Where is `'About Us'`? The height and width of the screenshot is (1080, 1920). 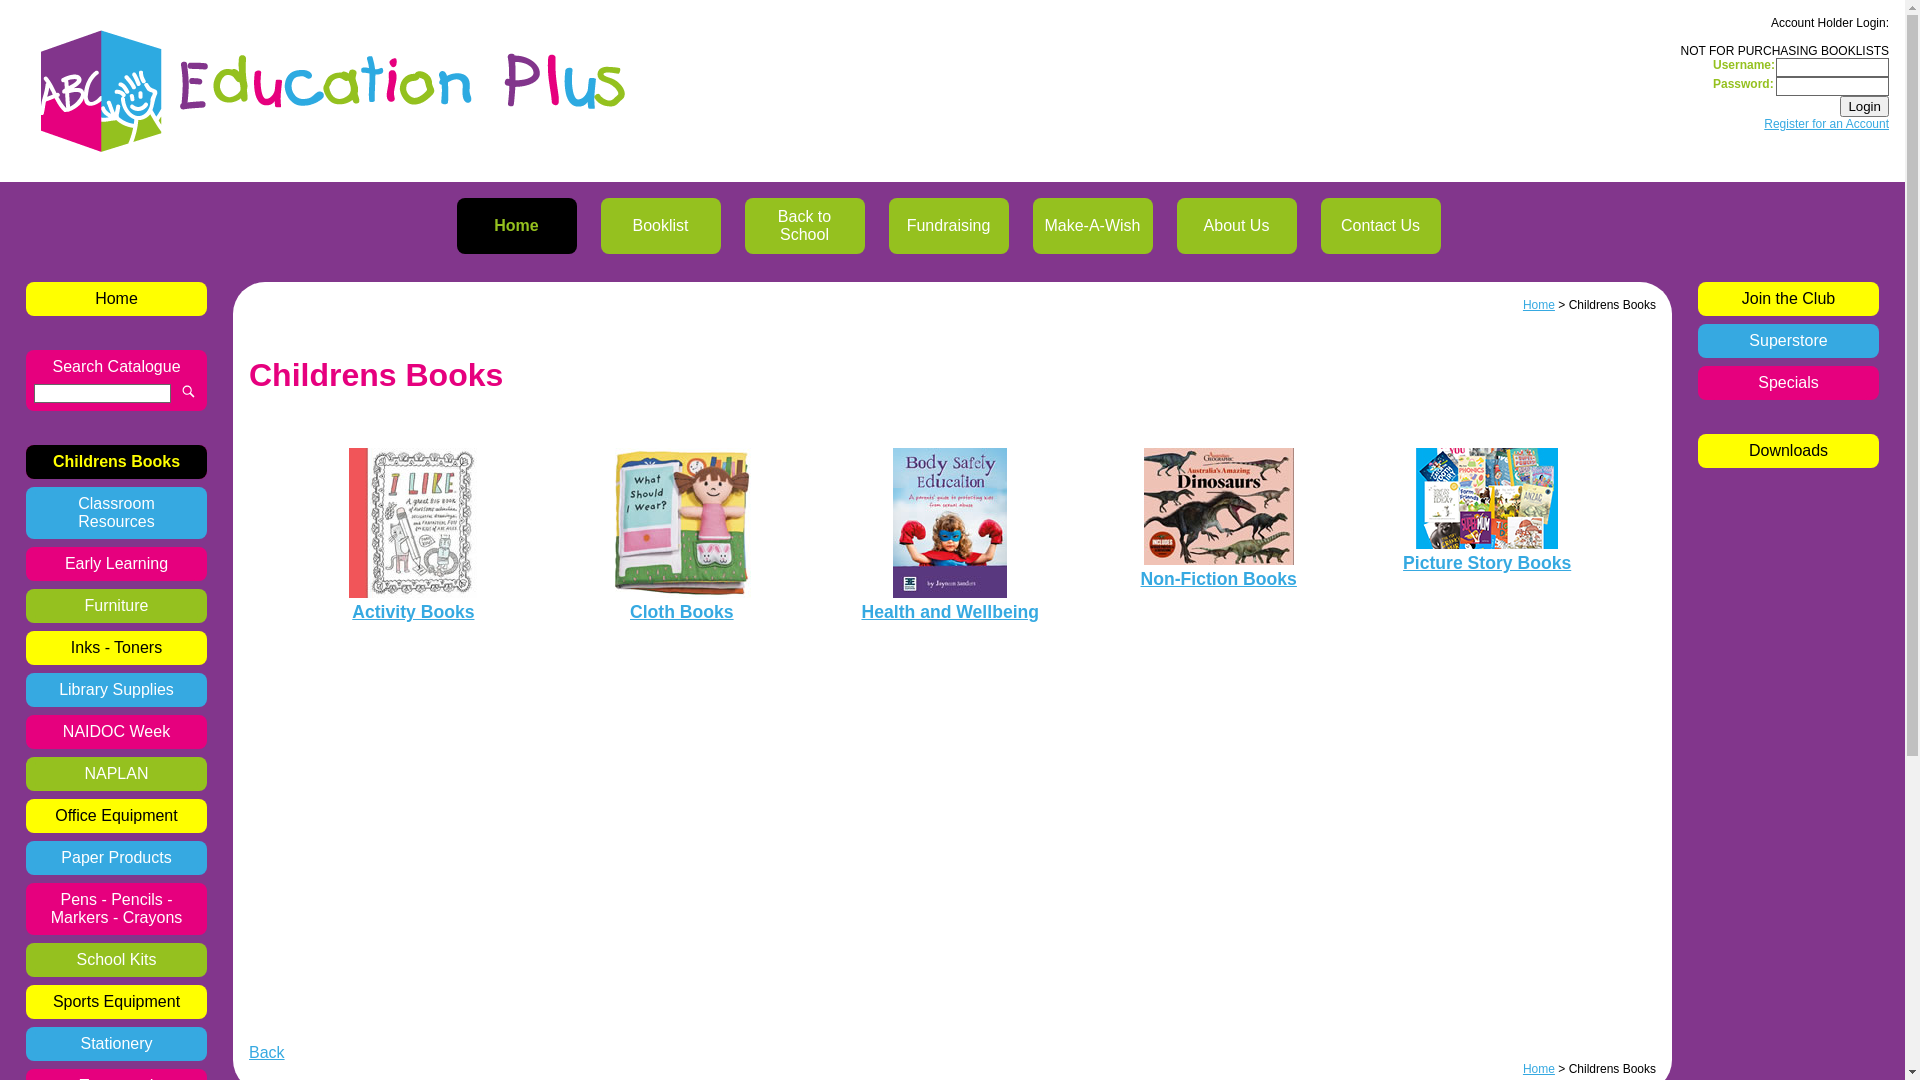
'About Us' is located at coordinates (1235, 225).